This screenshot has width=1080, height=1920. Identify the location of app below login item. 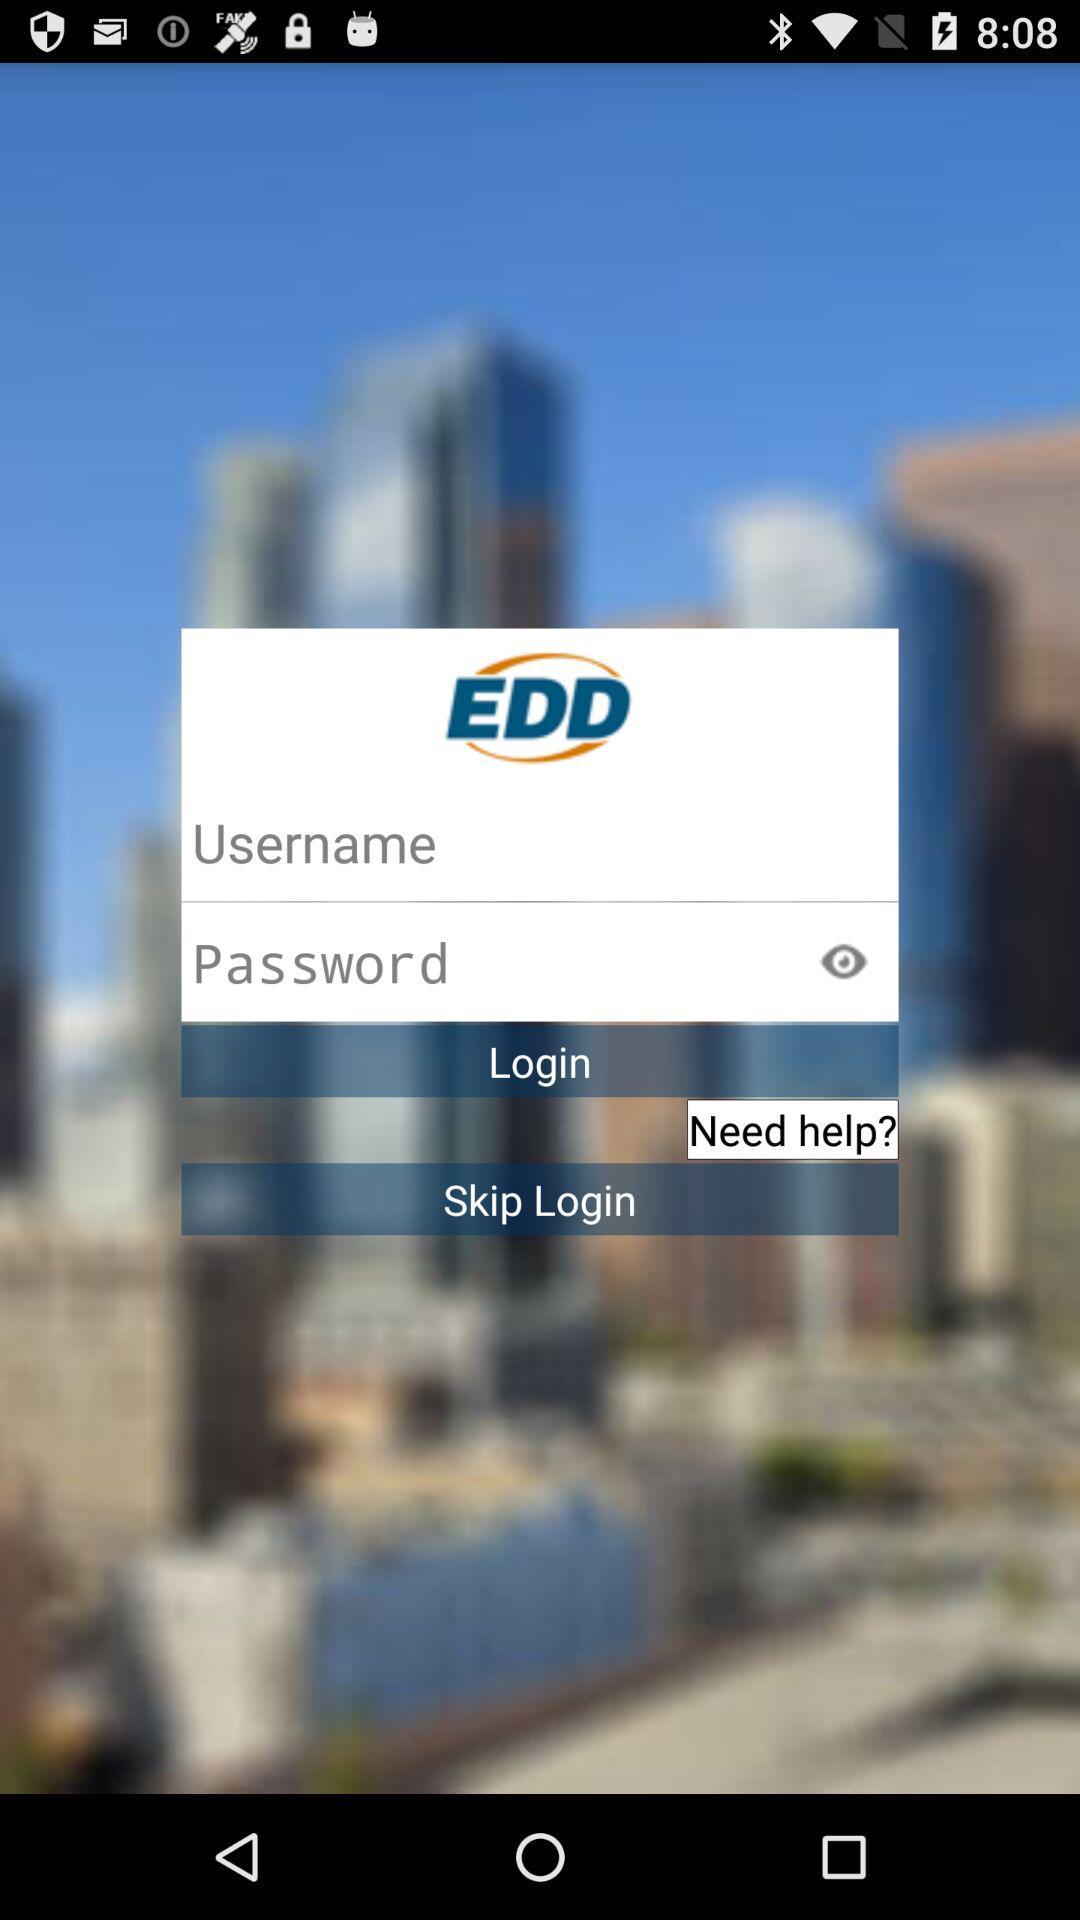
(791, 1129).